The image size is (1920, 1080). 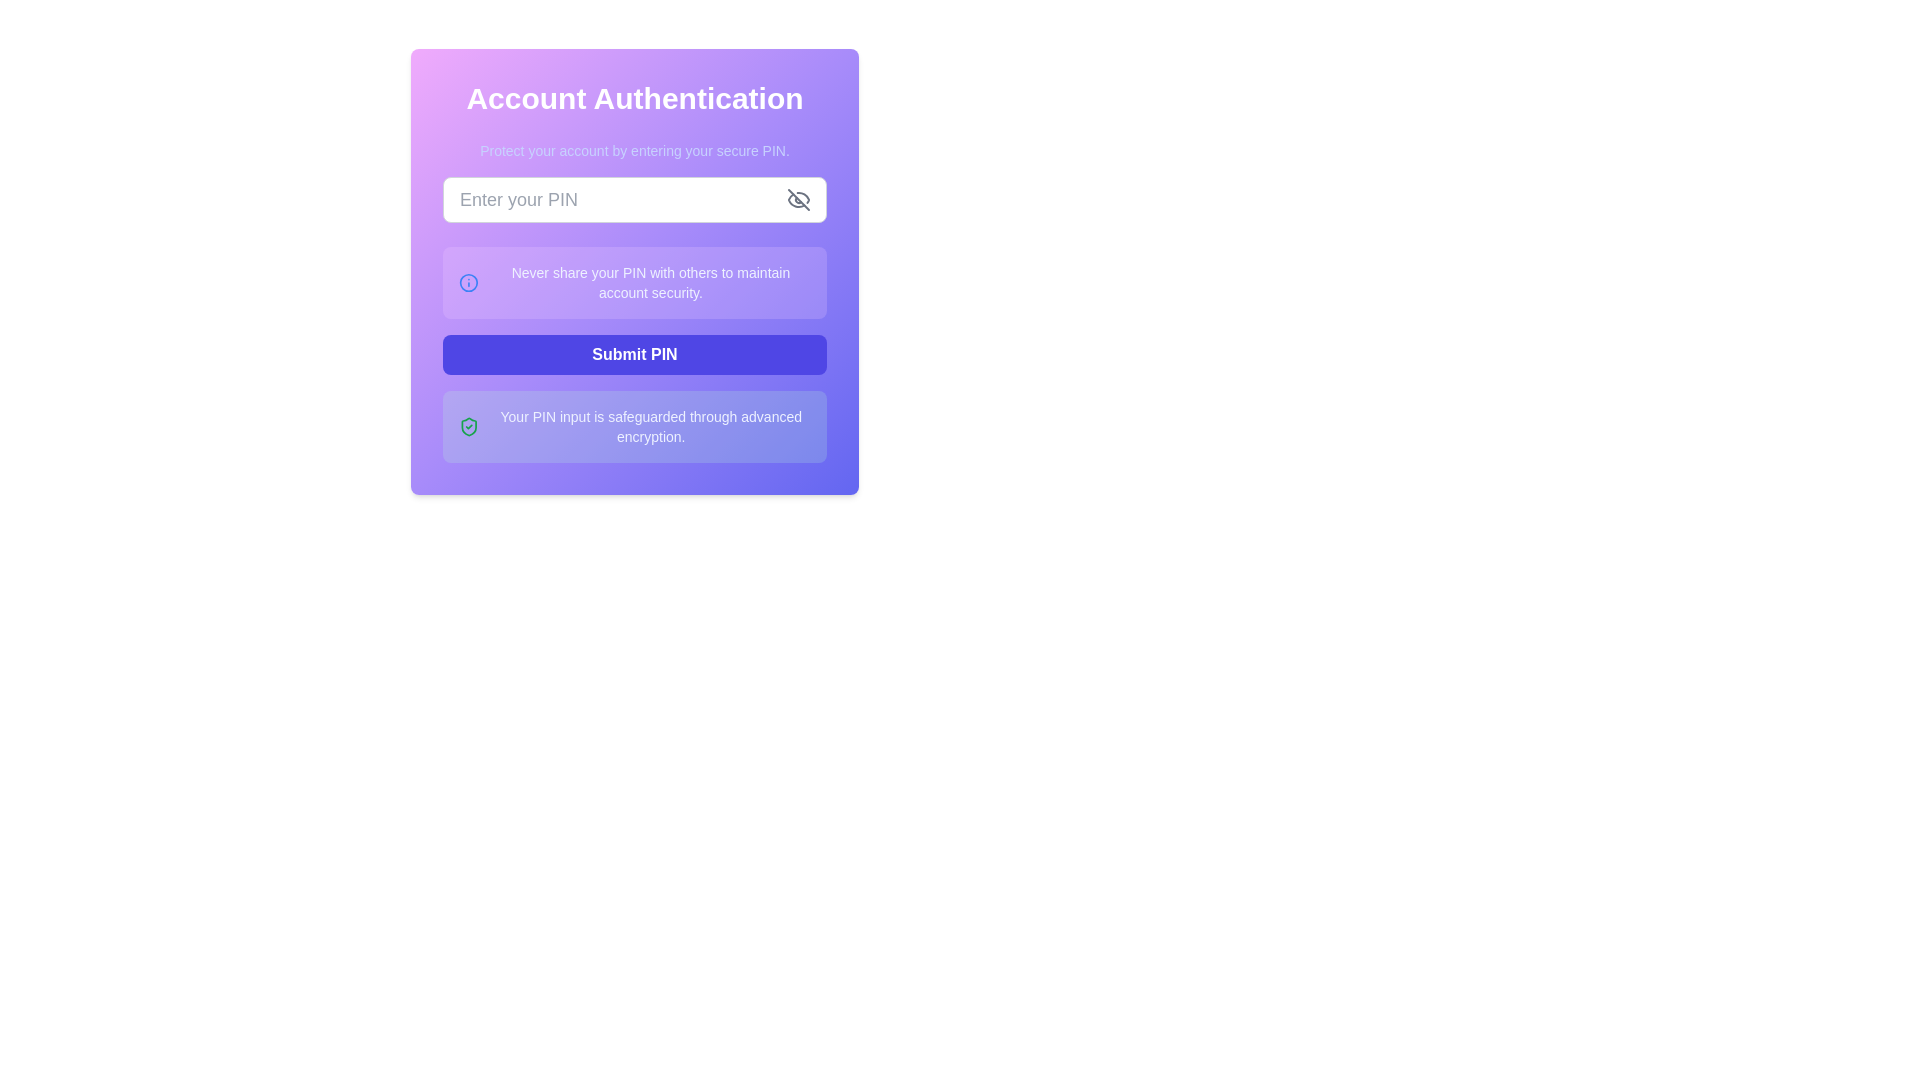 What do you see at coordinates (797, 200) in the screenshot?
I see `the eye icon with a slash, which indicates a 'hide' function, located to the right of the 'Enter your PIN' input field` at bounding box center [797, 200].